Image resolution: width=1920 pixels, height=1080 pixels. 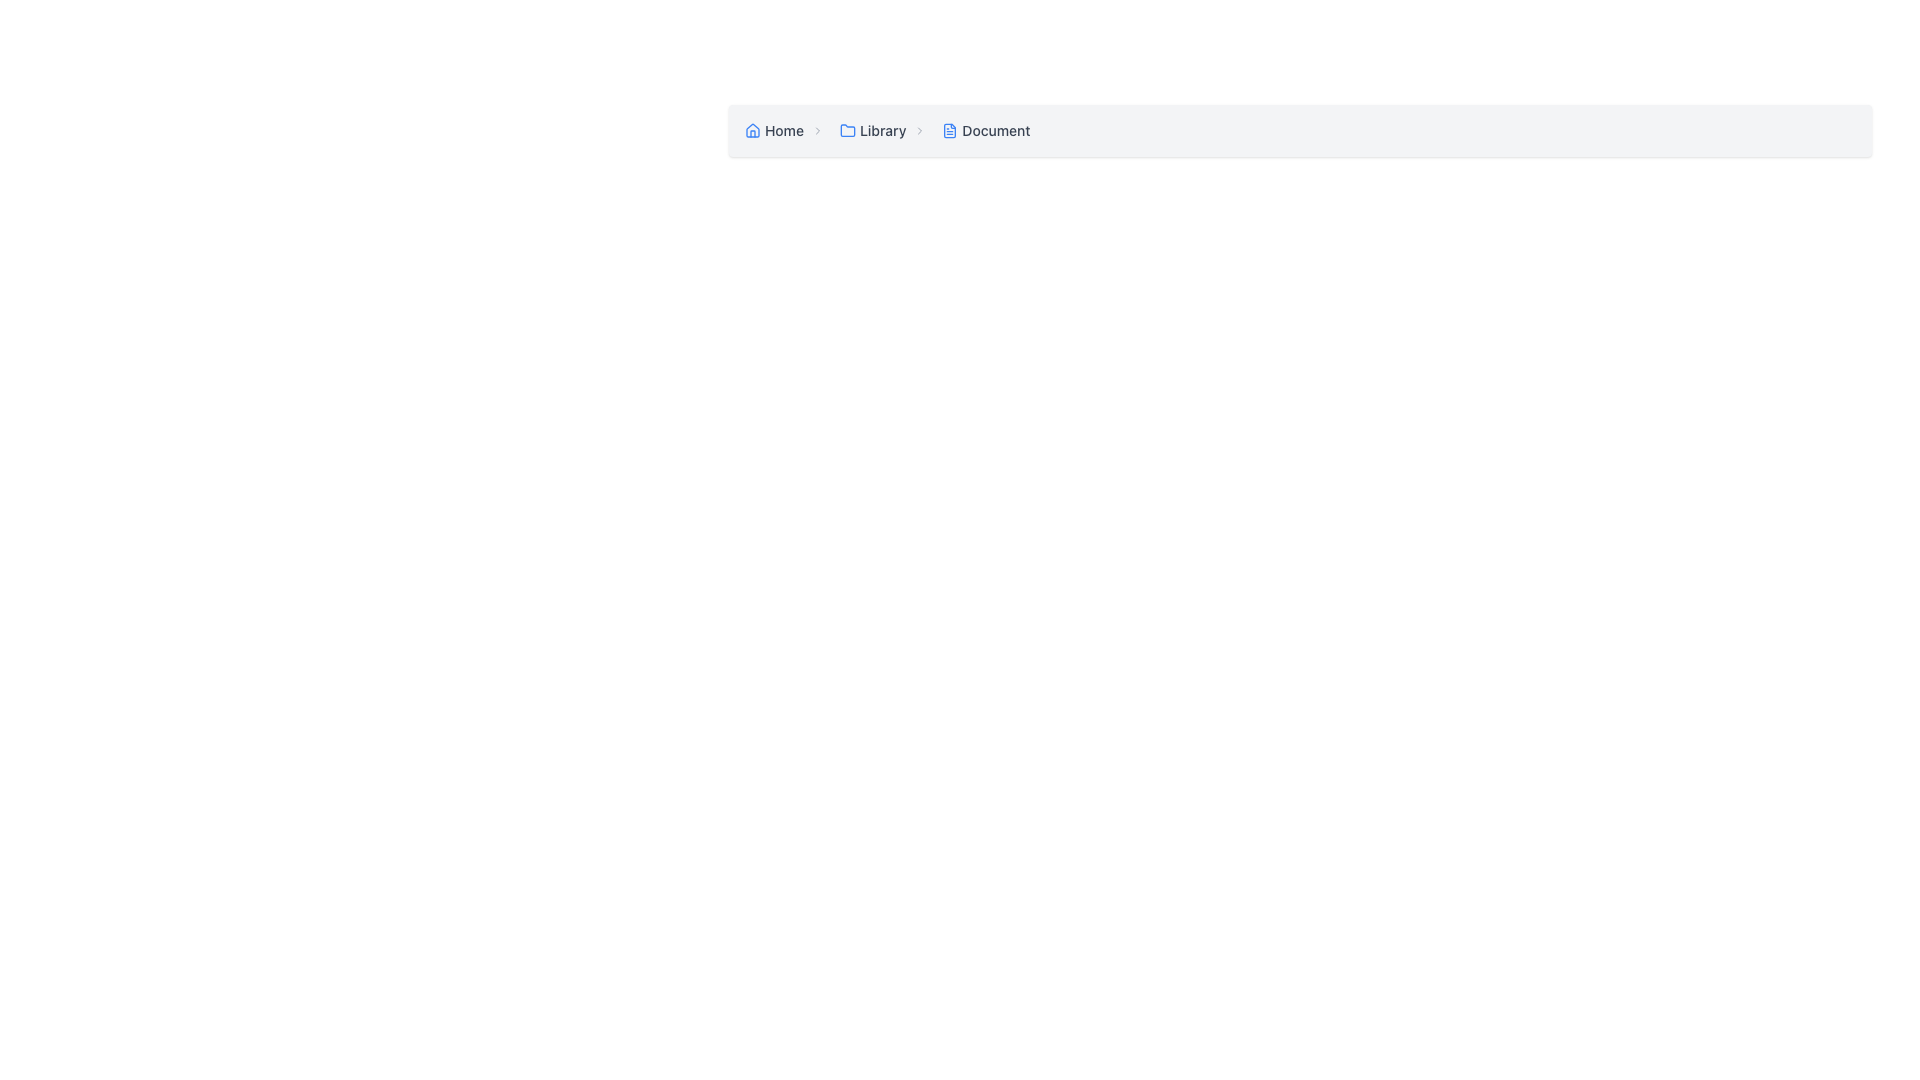 I want to click on the file/document icon located in the breadcrumb navigation bar adjacent to the 'Document' label, so click(x=949, y=131).